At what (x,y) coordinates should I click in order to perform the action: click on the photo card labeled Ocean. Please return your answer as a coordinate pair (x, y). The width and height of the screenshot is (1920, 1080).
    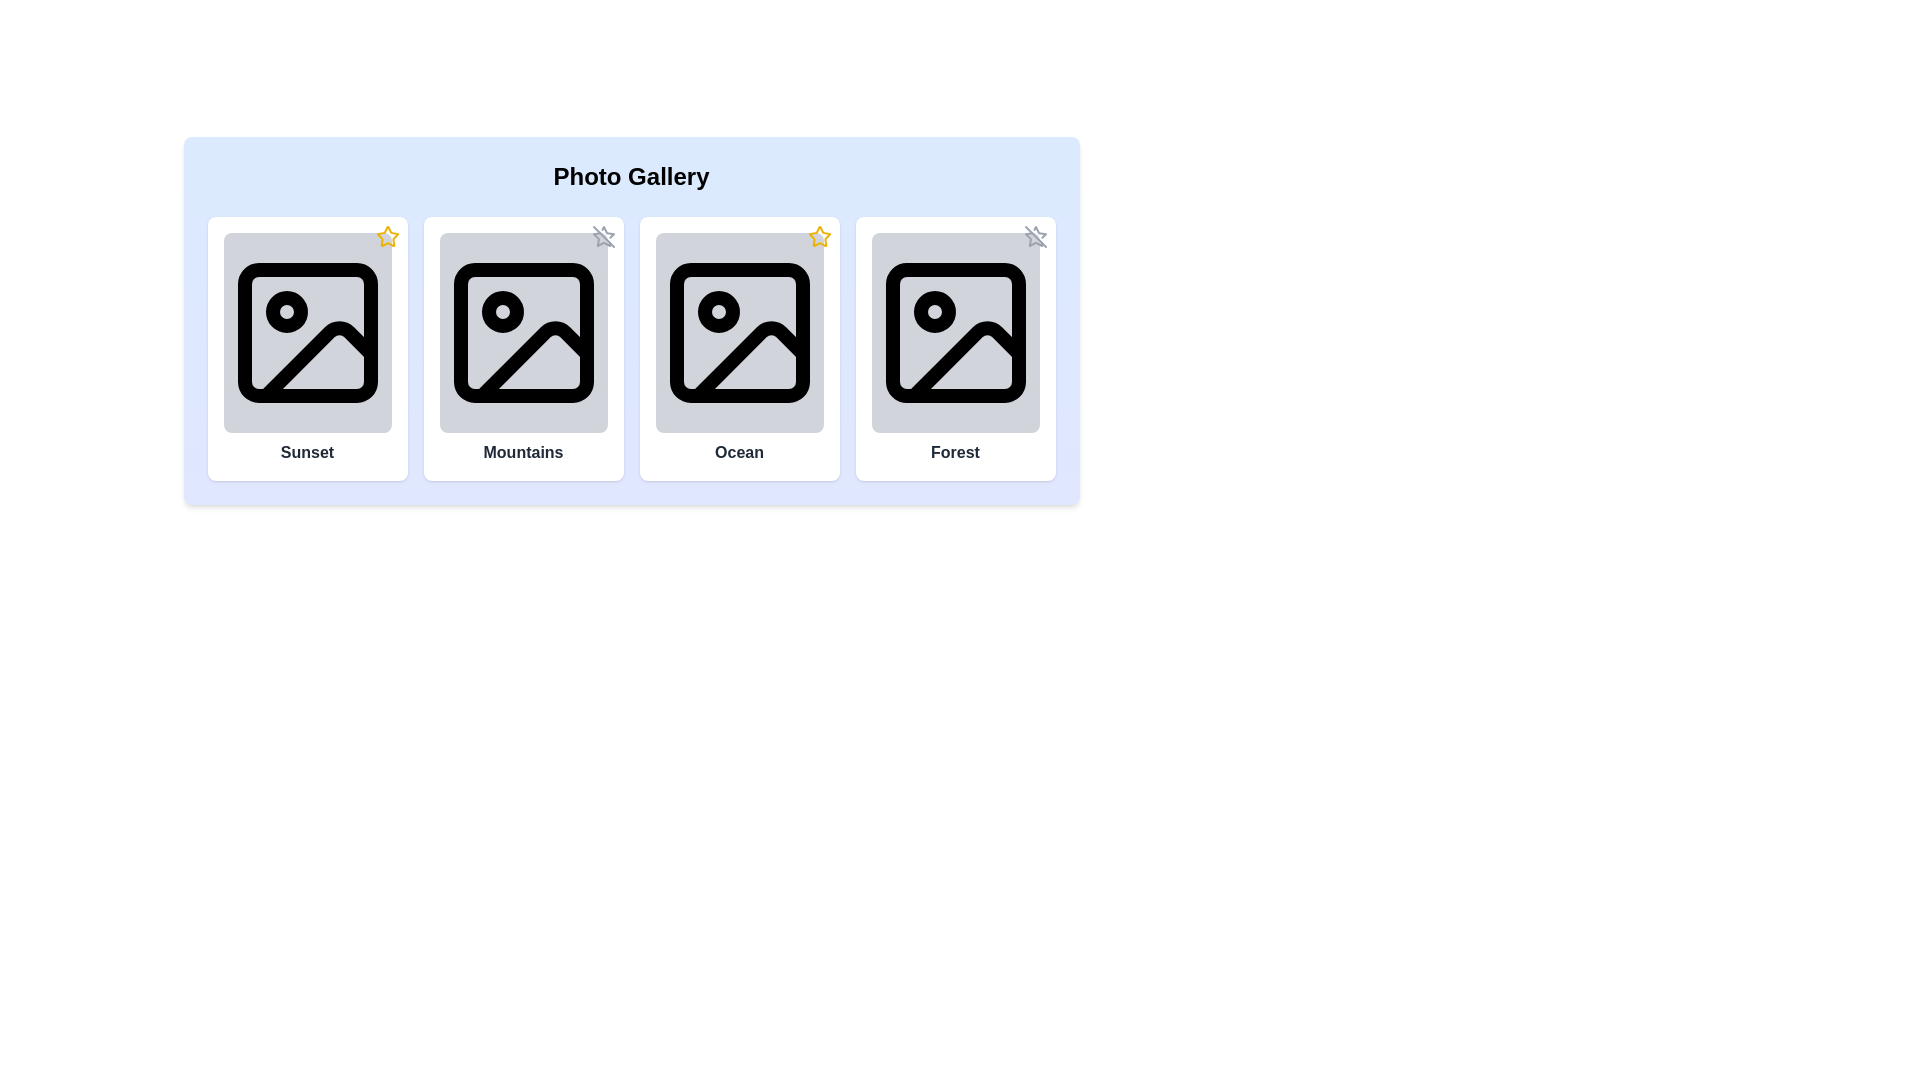
    Looking at the image, I should click on (738, 347).